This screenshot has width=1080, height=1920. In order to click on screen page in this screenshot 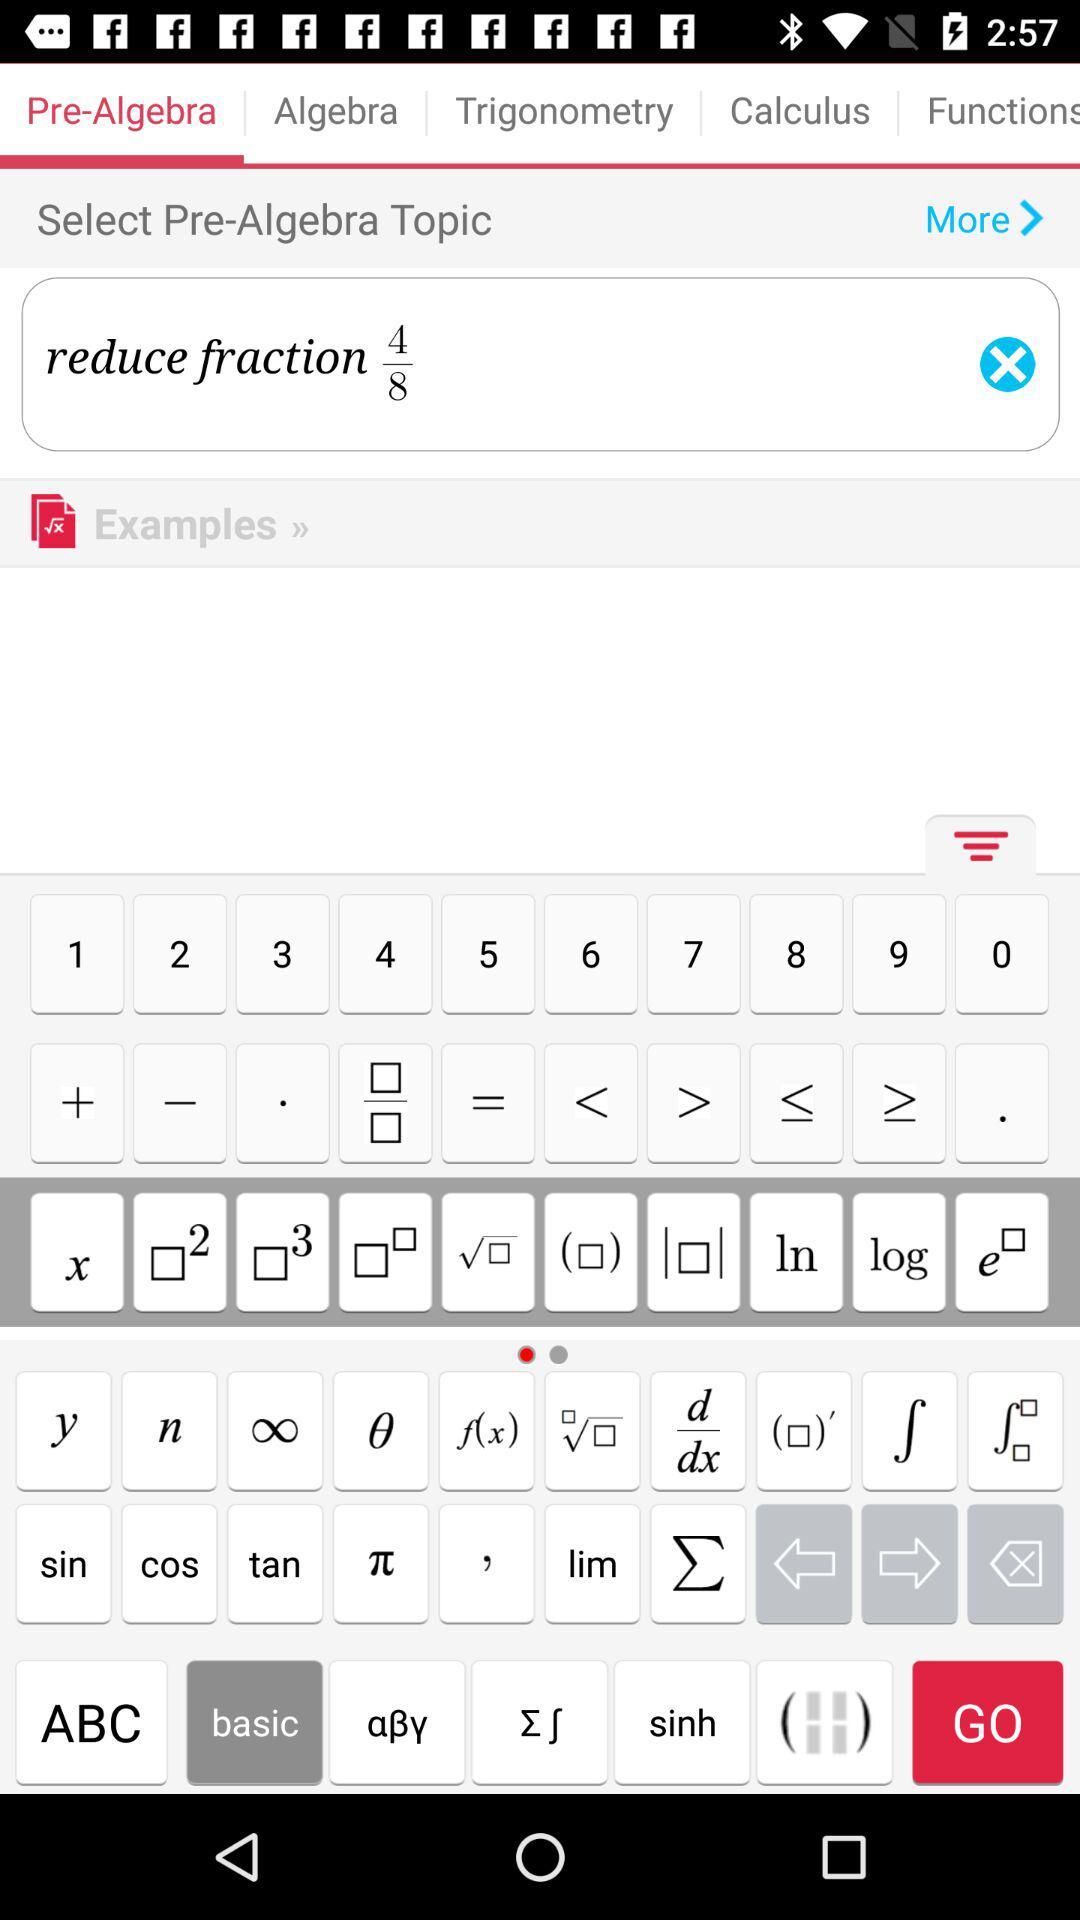, I will do `click(381, 1429)`.